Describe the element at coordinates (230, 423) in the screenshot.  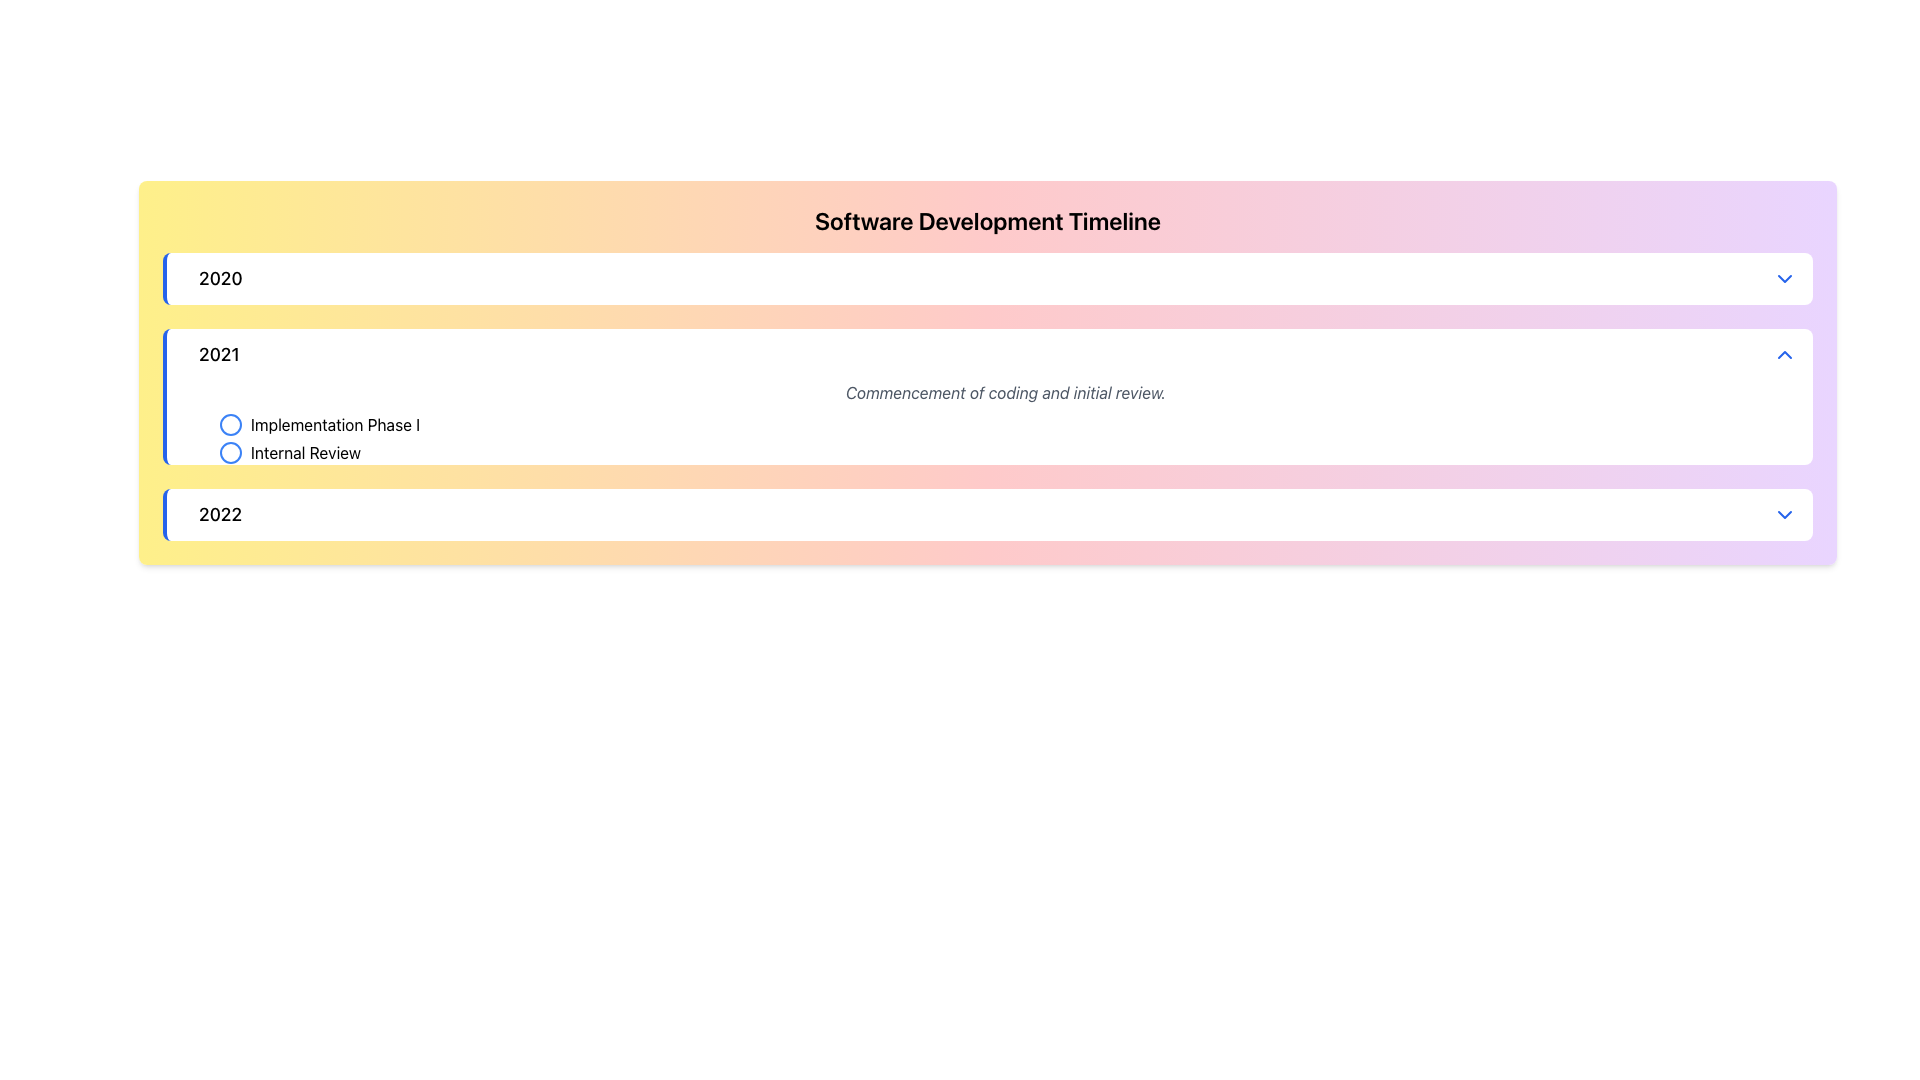
I see `the visual state of the circular icon with a blue border located to the left of the text 'Implementation Phase I'` at that location.